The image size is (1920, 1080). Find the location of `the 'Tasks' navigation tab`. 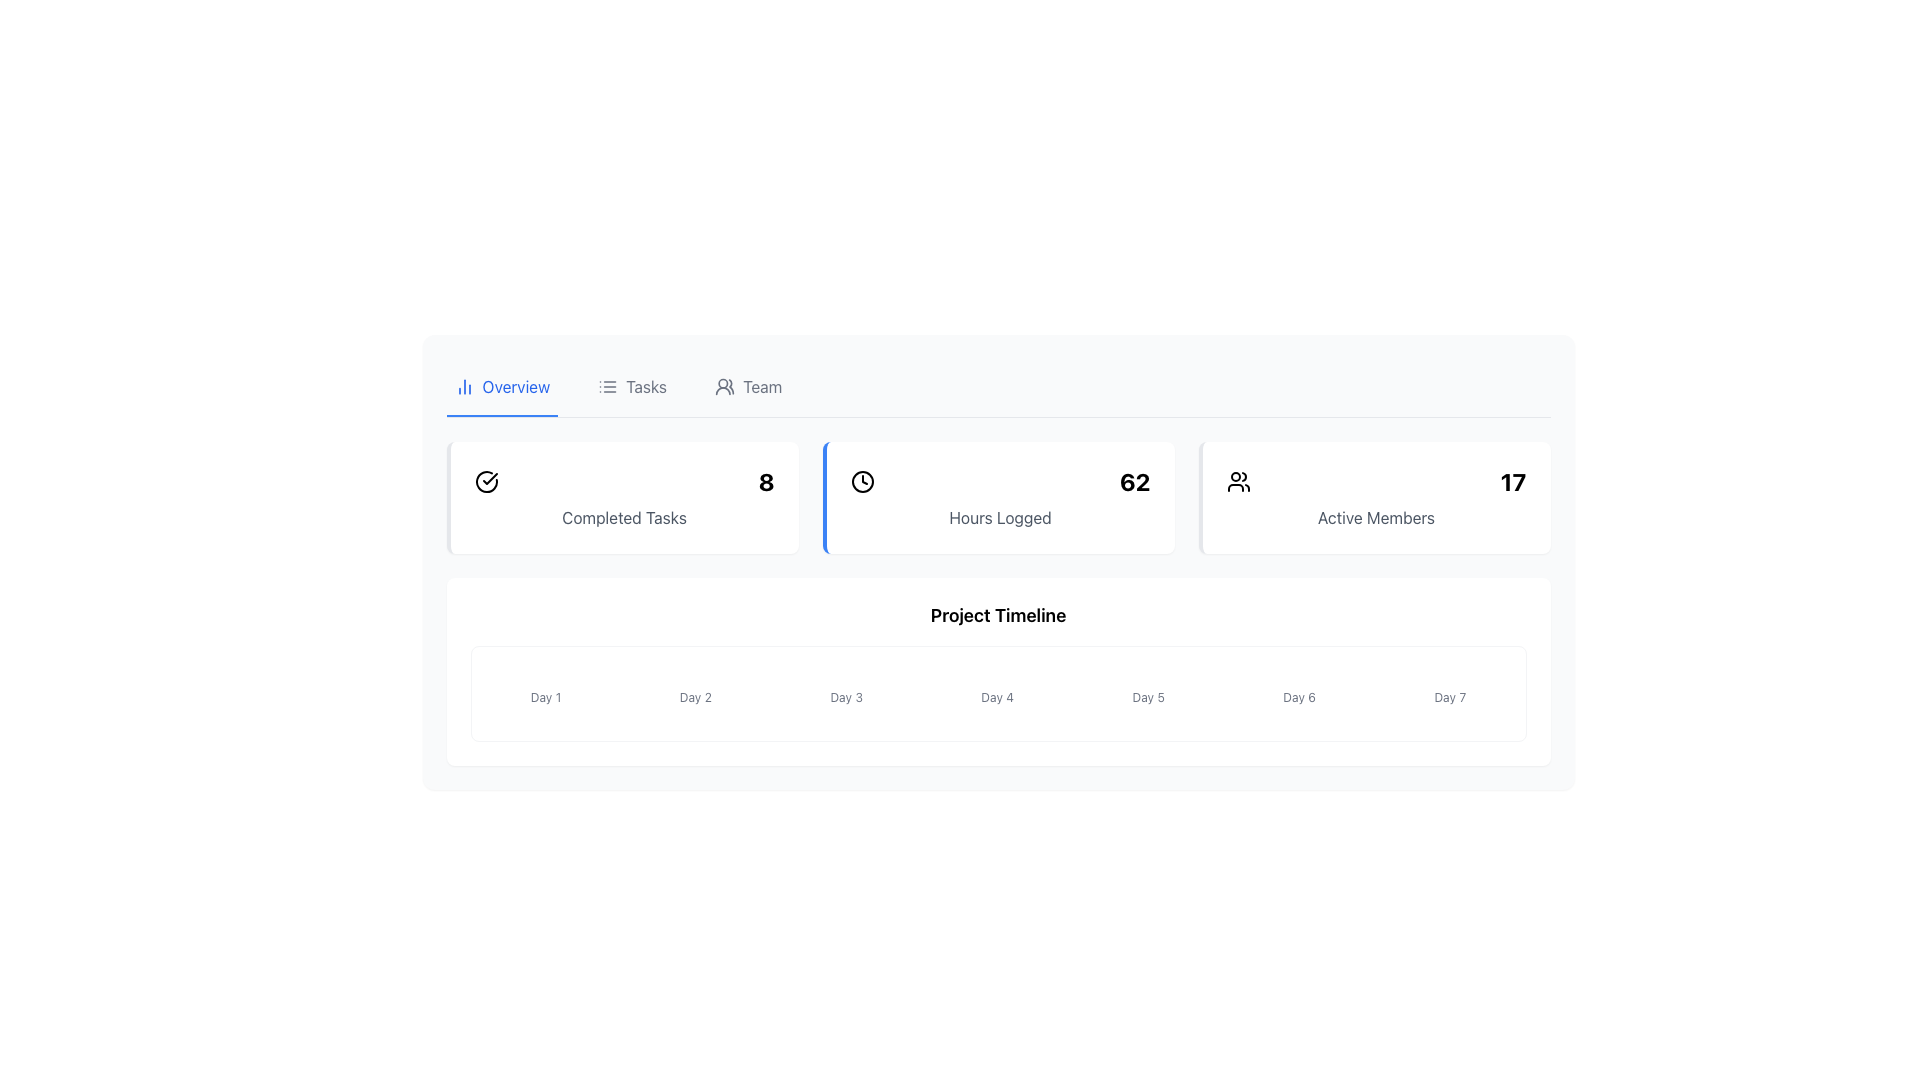

the 'Tasks' navigation tab is located at coordinates (631, 388).